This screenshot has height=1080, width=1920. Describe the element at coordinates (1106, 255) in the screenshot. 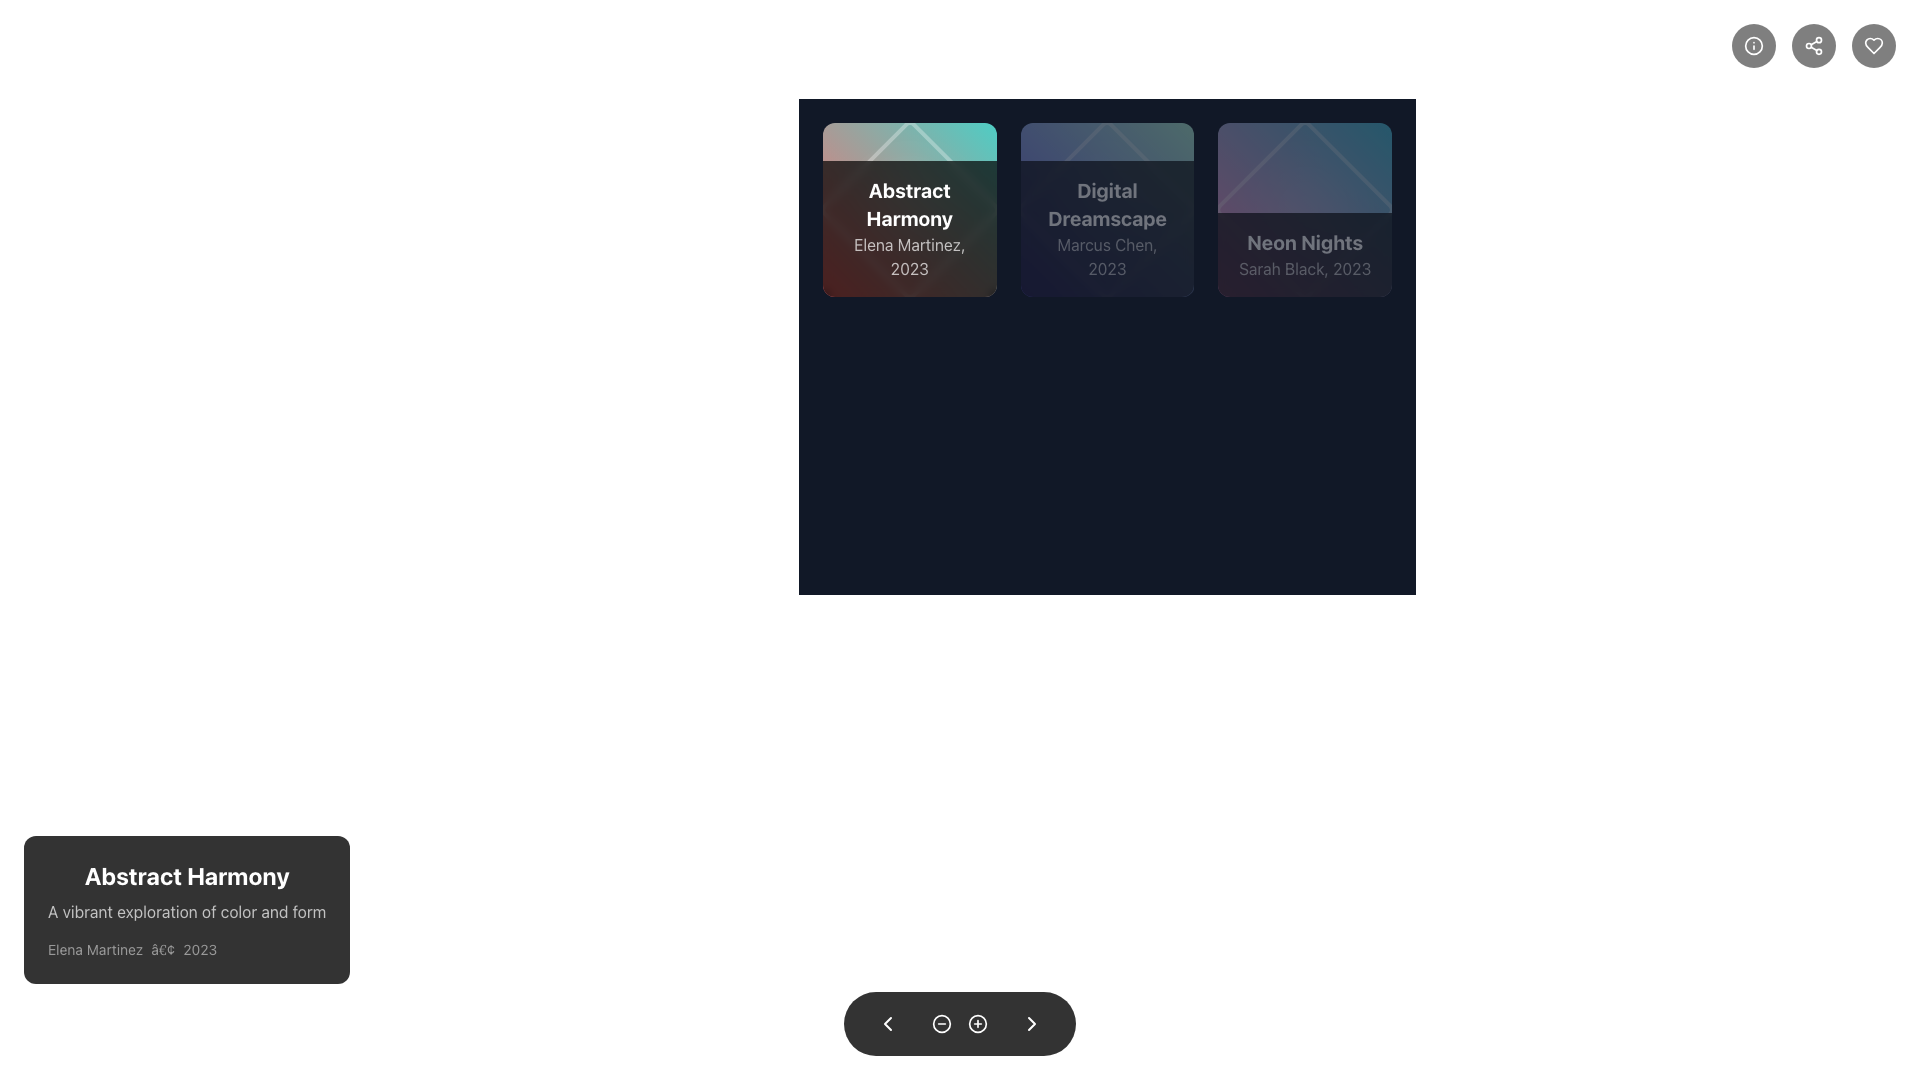

I see `the text label reading 'Marcus Chen, 2023', which is styled in white with some transparency and located below the heading 'Digital Dreamscape' in the second card of a horizontal row` at that location.